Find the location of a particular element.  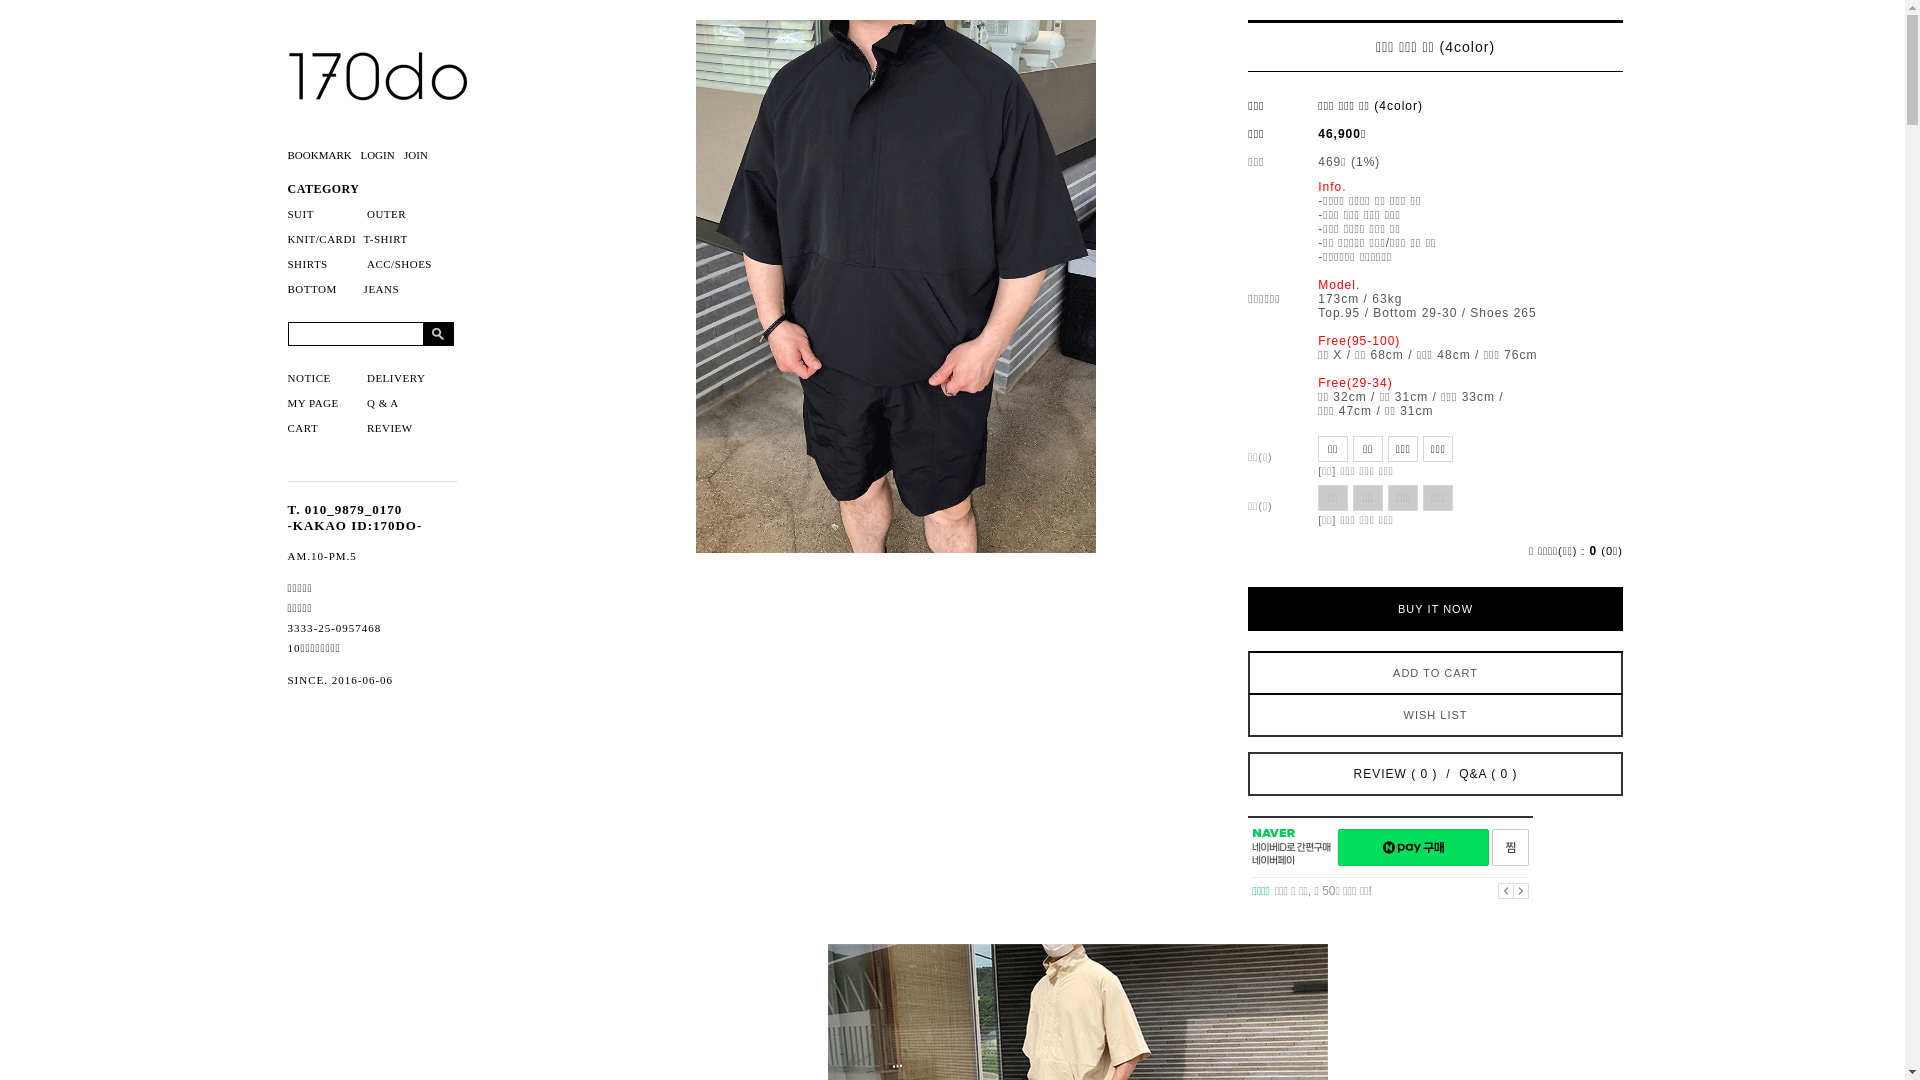

'SUIT' is located at coordinates (287, 213).